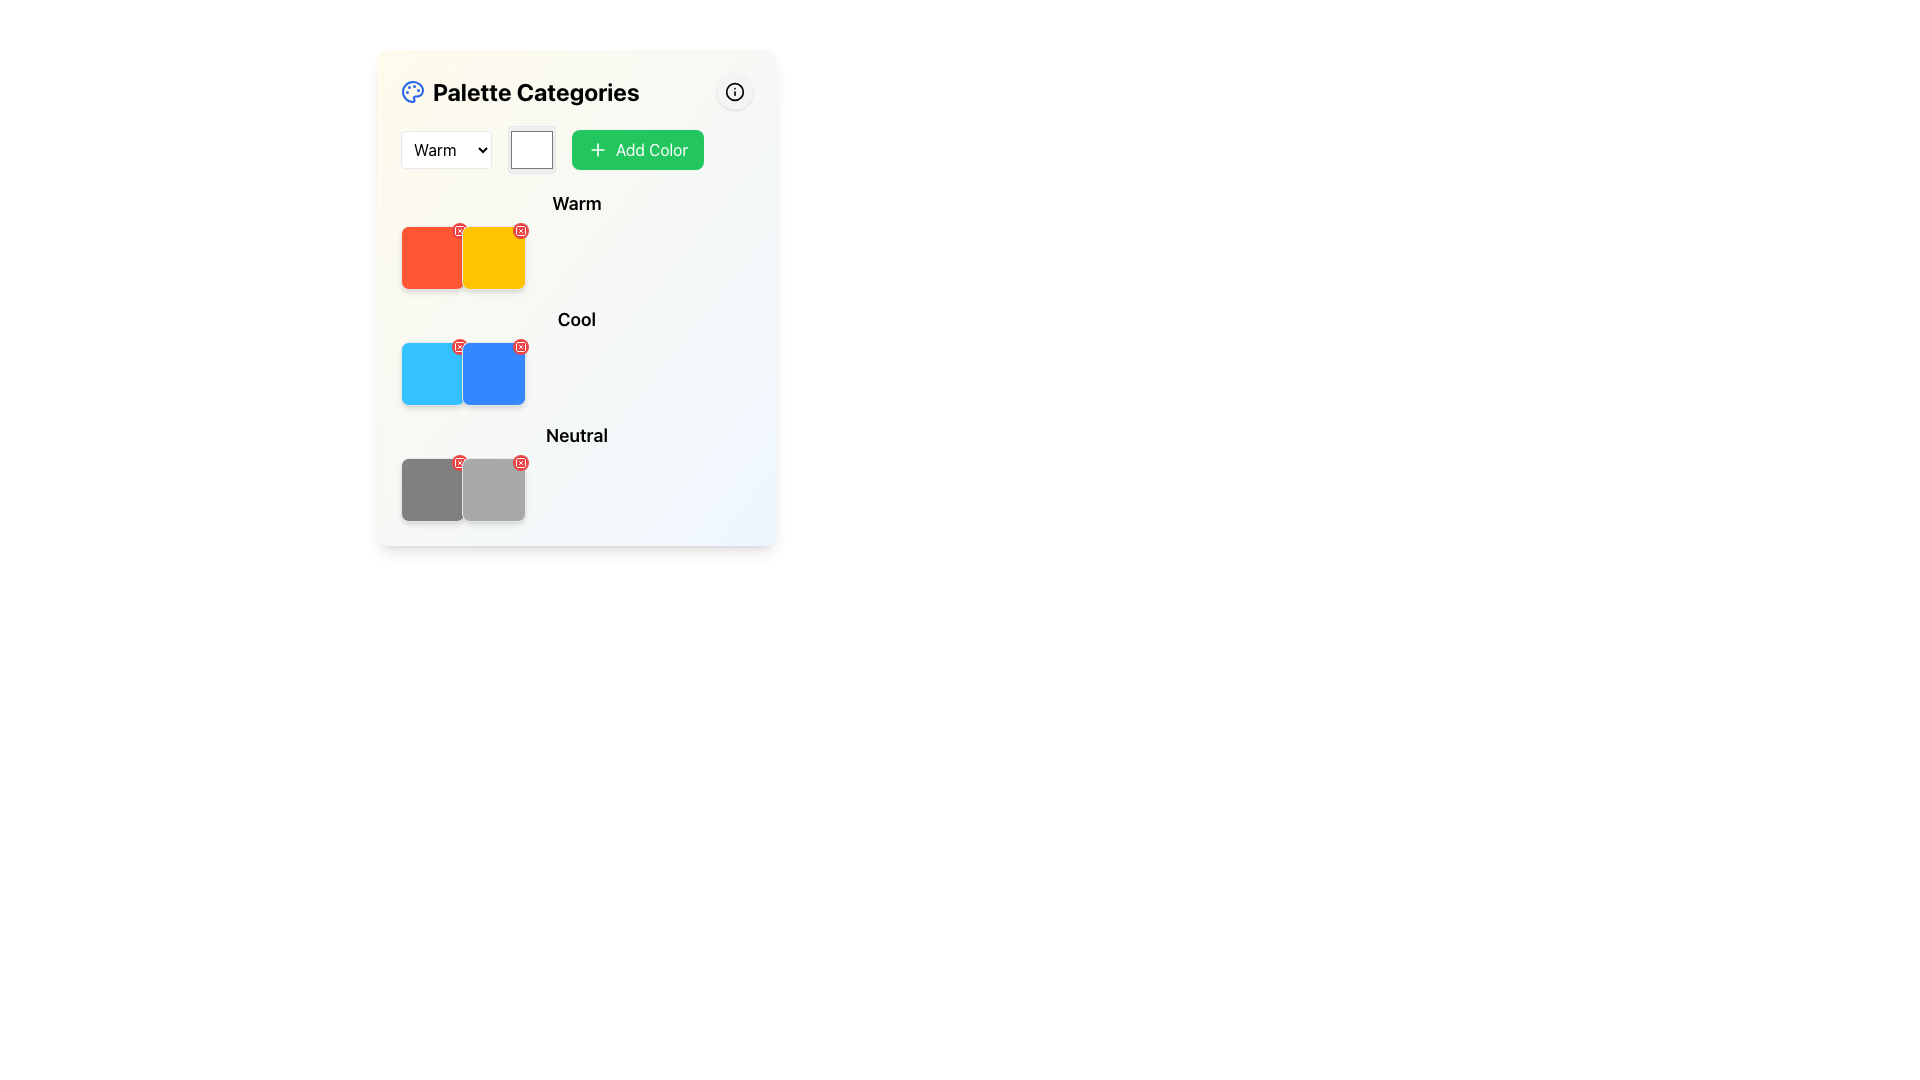 The image size is (1920, 1080). I want to click on the delete button in the top-right corner of the yellow swatch in the 'Warm' category to activate hover styles, so click(521, 230).